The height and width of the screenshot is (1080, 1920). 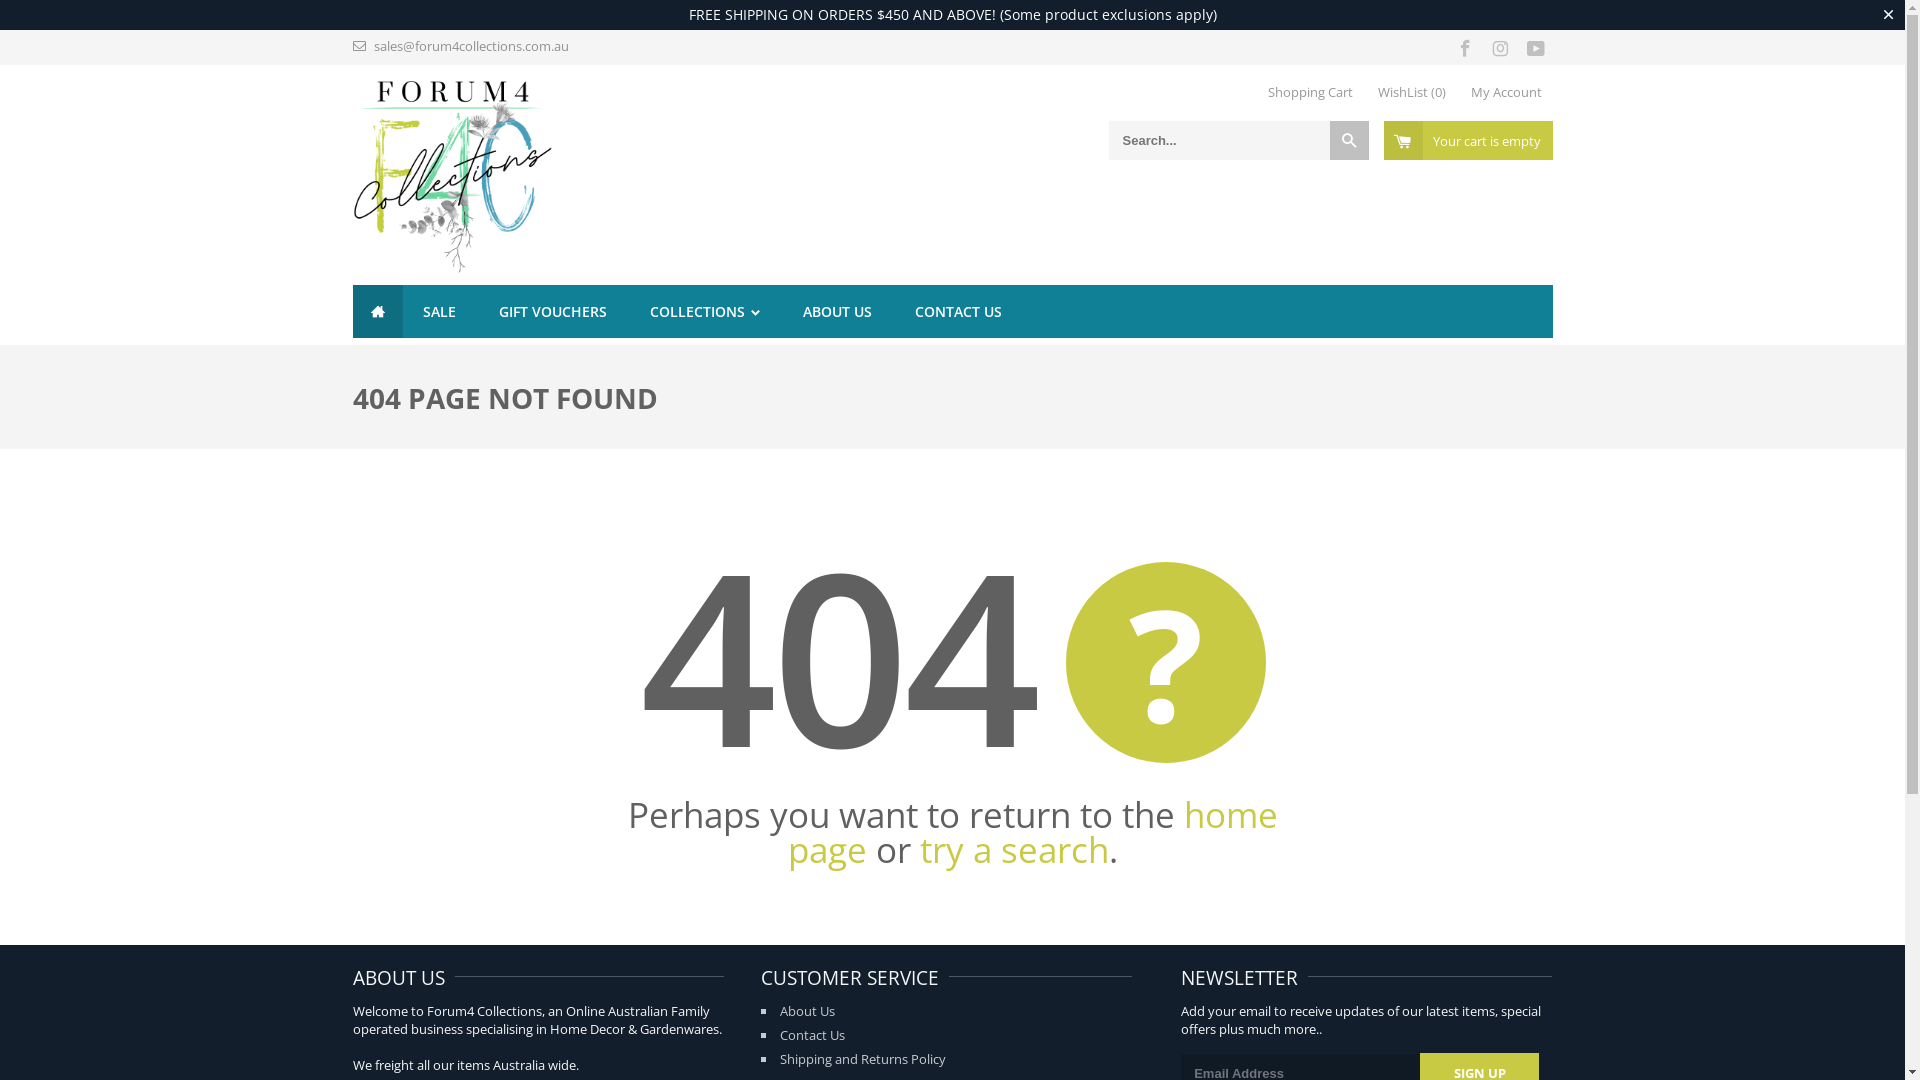 I want to click on 'WishList (0)', so click(x=1410, y=92).